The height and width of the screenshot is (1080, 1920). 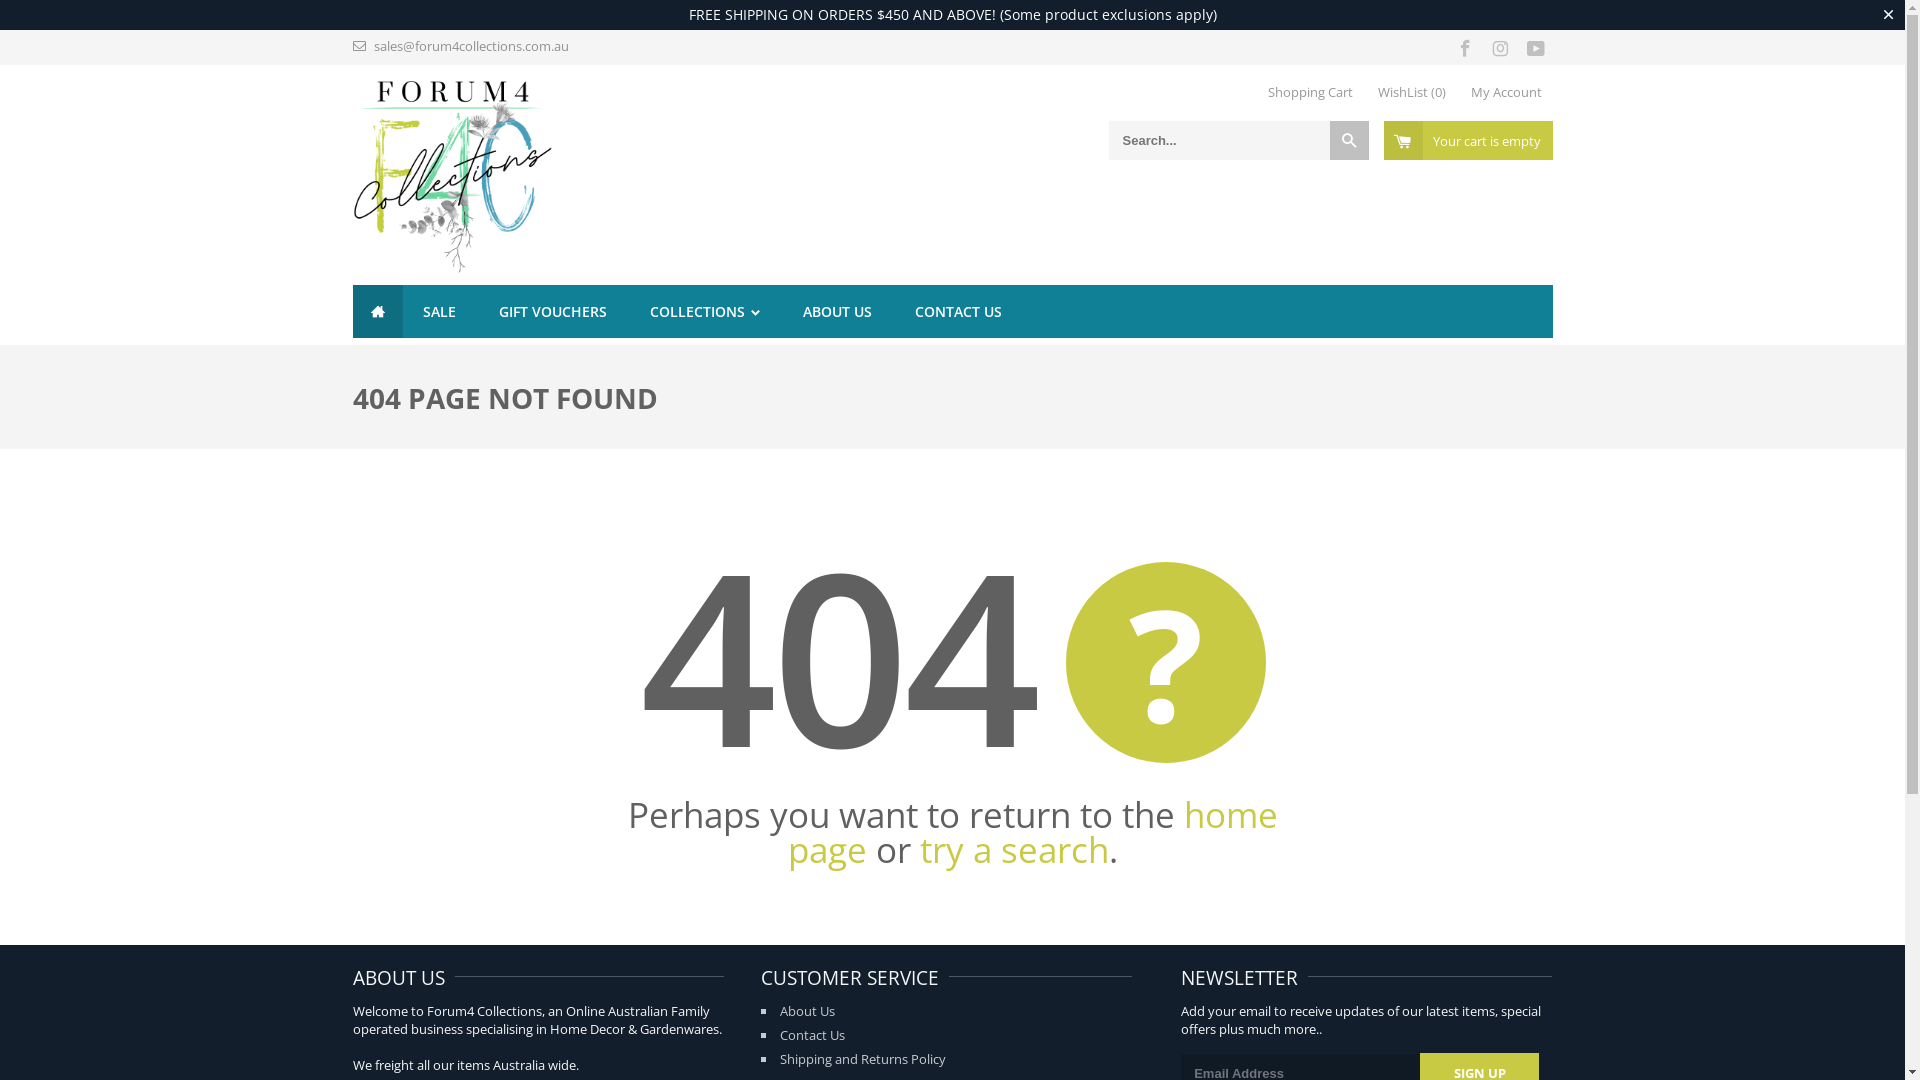 I want to click on 'WishList (0)', so click(x=1410, y=92).